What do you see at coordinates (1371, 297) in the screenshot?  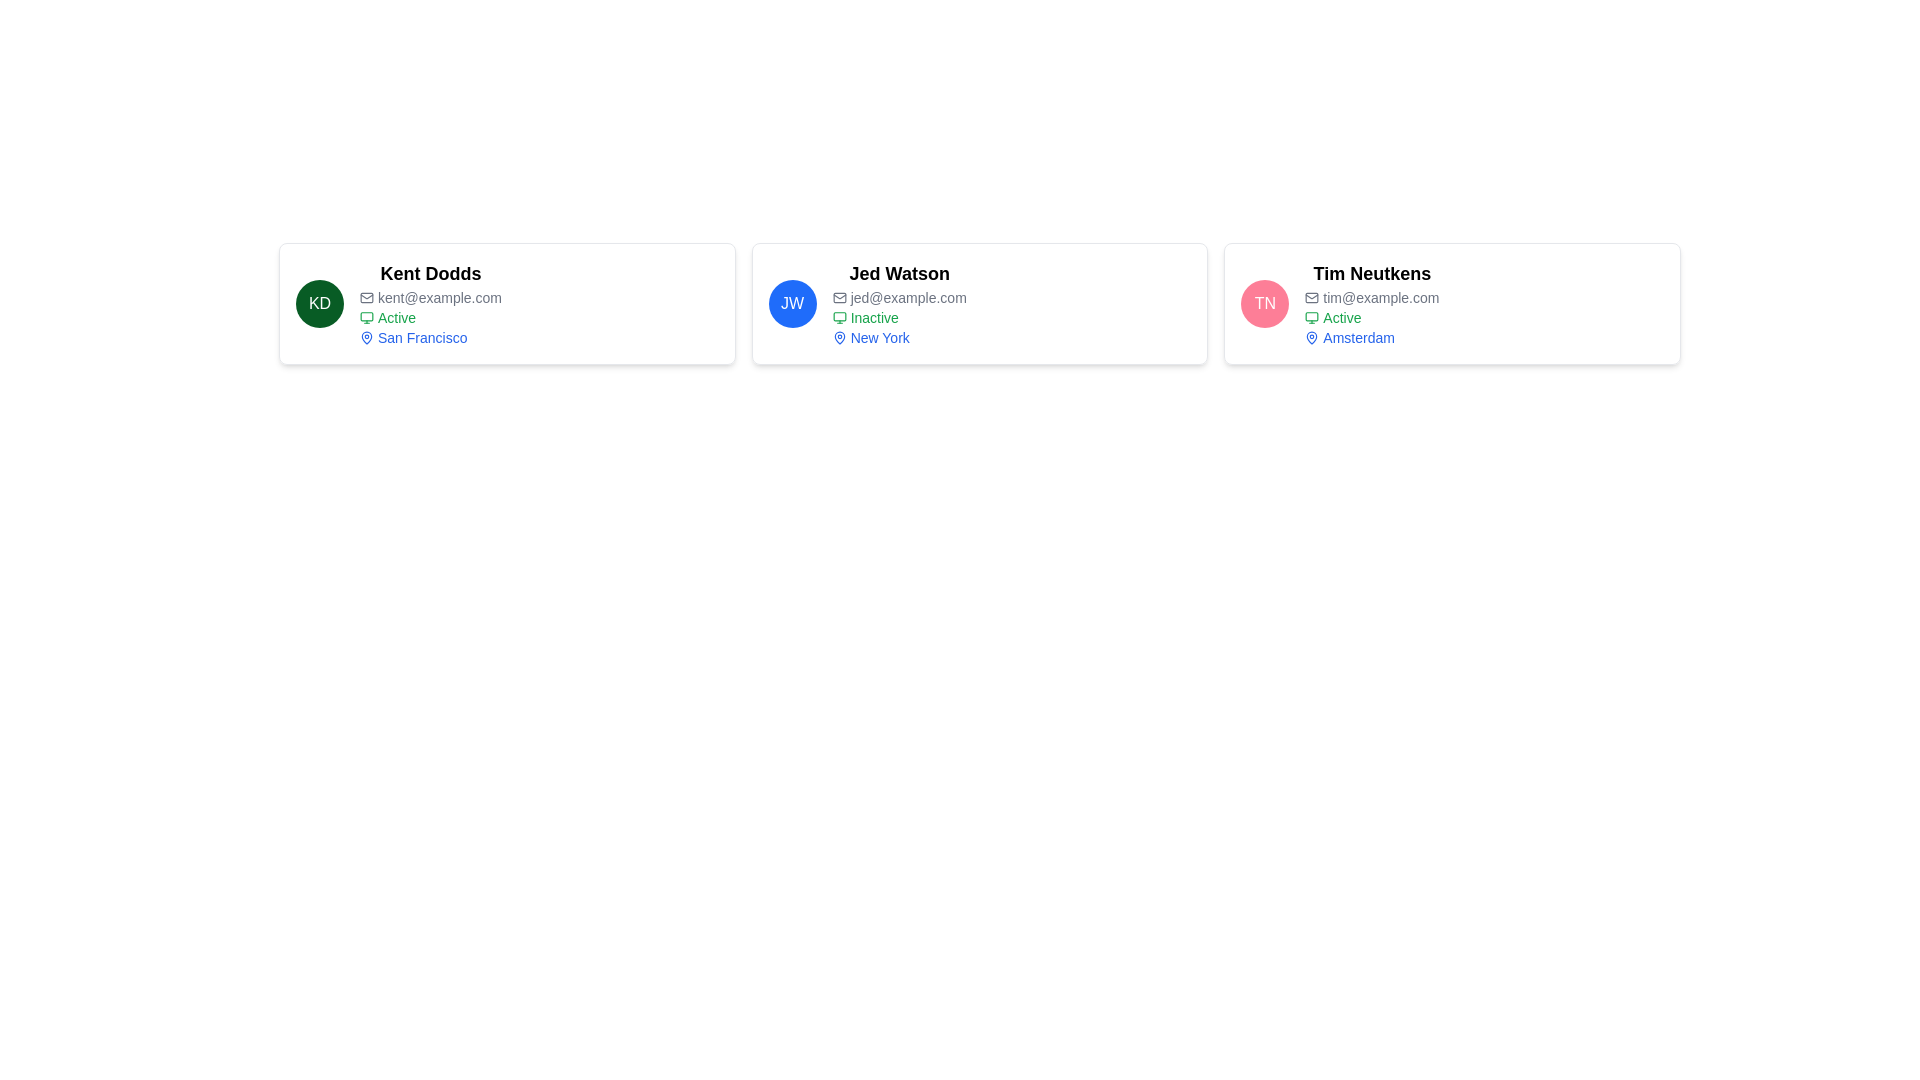 I see `the text display element showing the email address of Tim Neutkens` at bounding box center [1371, 297].